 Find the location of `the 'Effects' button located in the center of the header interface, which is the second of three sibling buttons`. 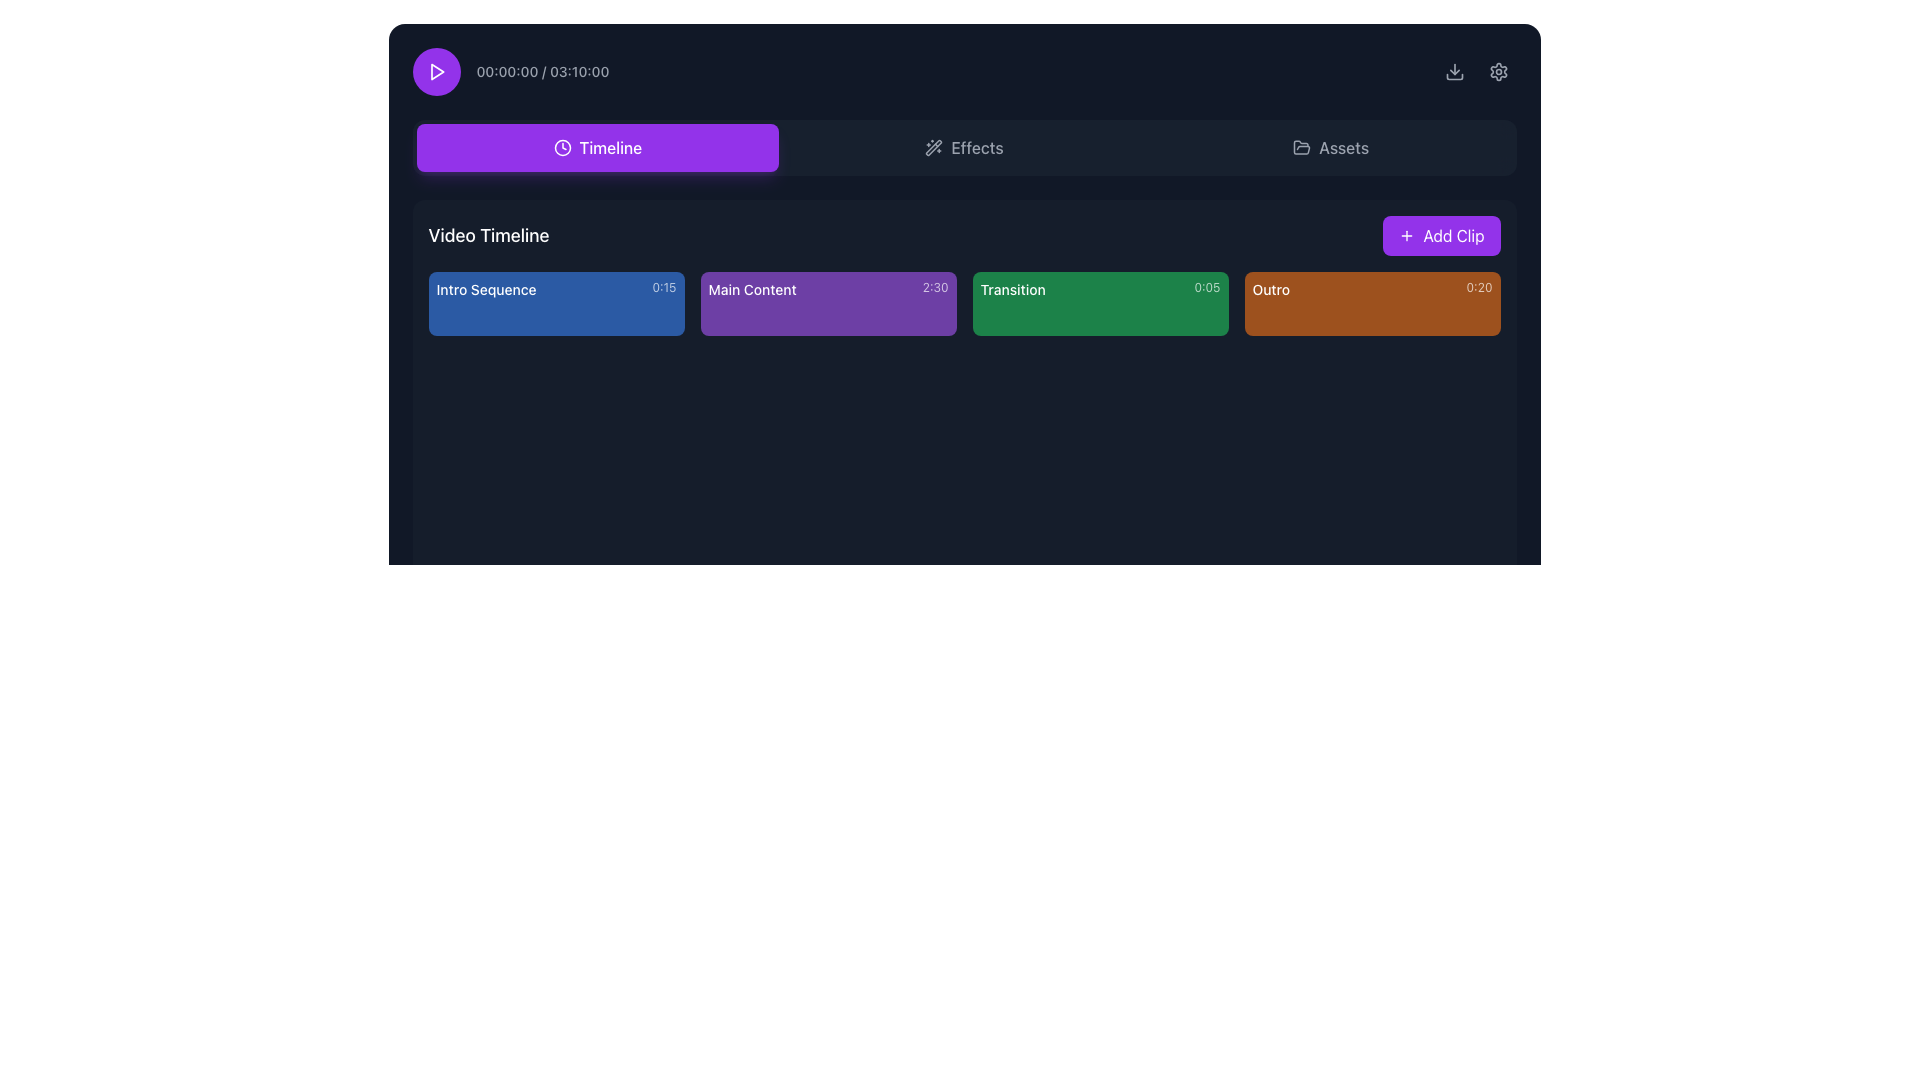

the 'Effects' button located in the center of the header interface, which is the second of three sibling buttons is located at coordinates (964, 146).